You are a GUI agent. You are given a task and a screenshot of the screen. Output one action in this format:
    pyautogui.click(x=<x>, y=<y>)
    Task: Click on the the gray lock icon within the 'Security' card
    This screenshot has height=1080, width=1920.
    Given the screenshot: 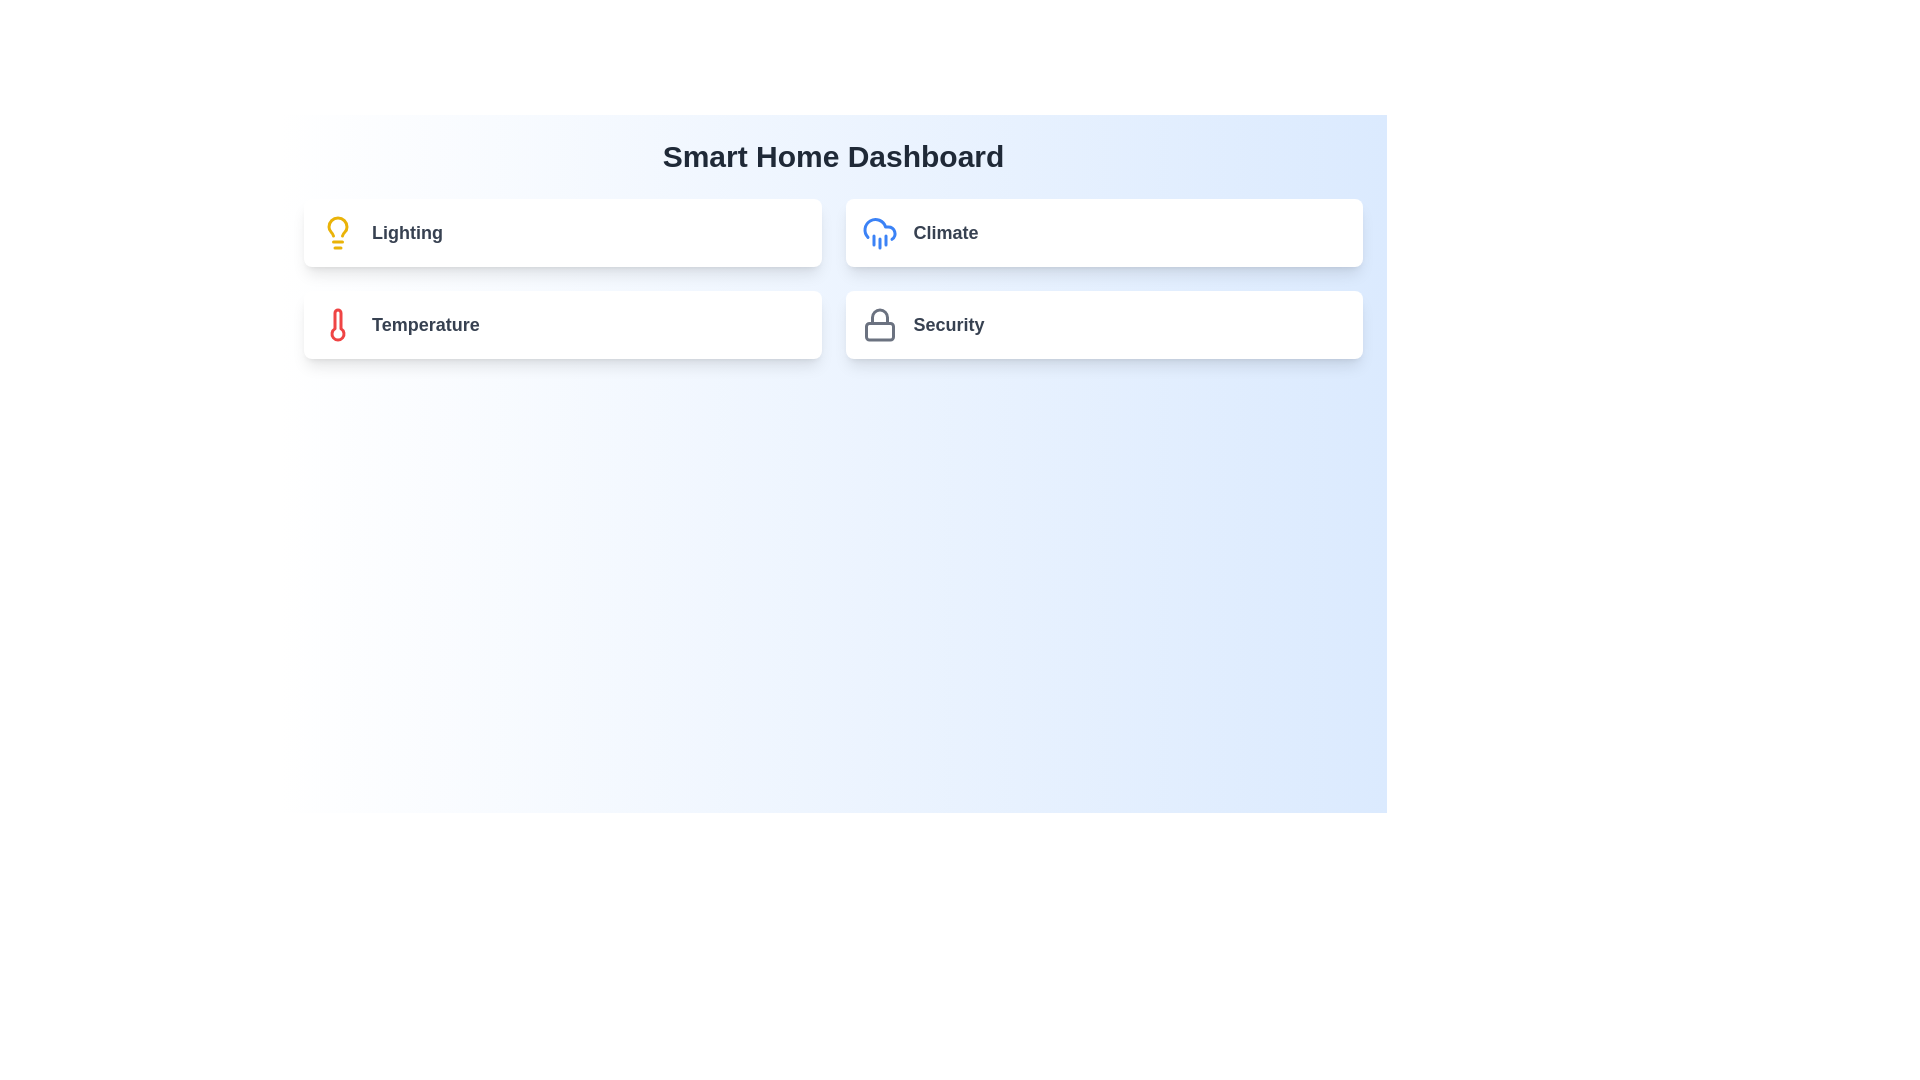 What is the action you would take?
    pyautogui.click(x=879, y=323)
    